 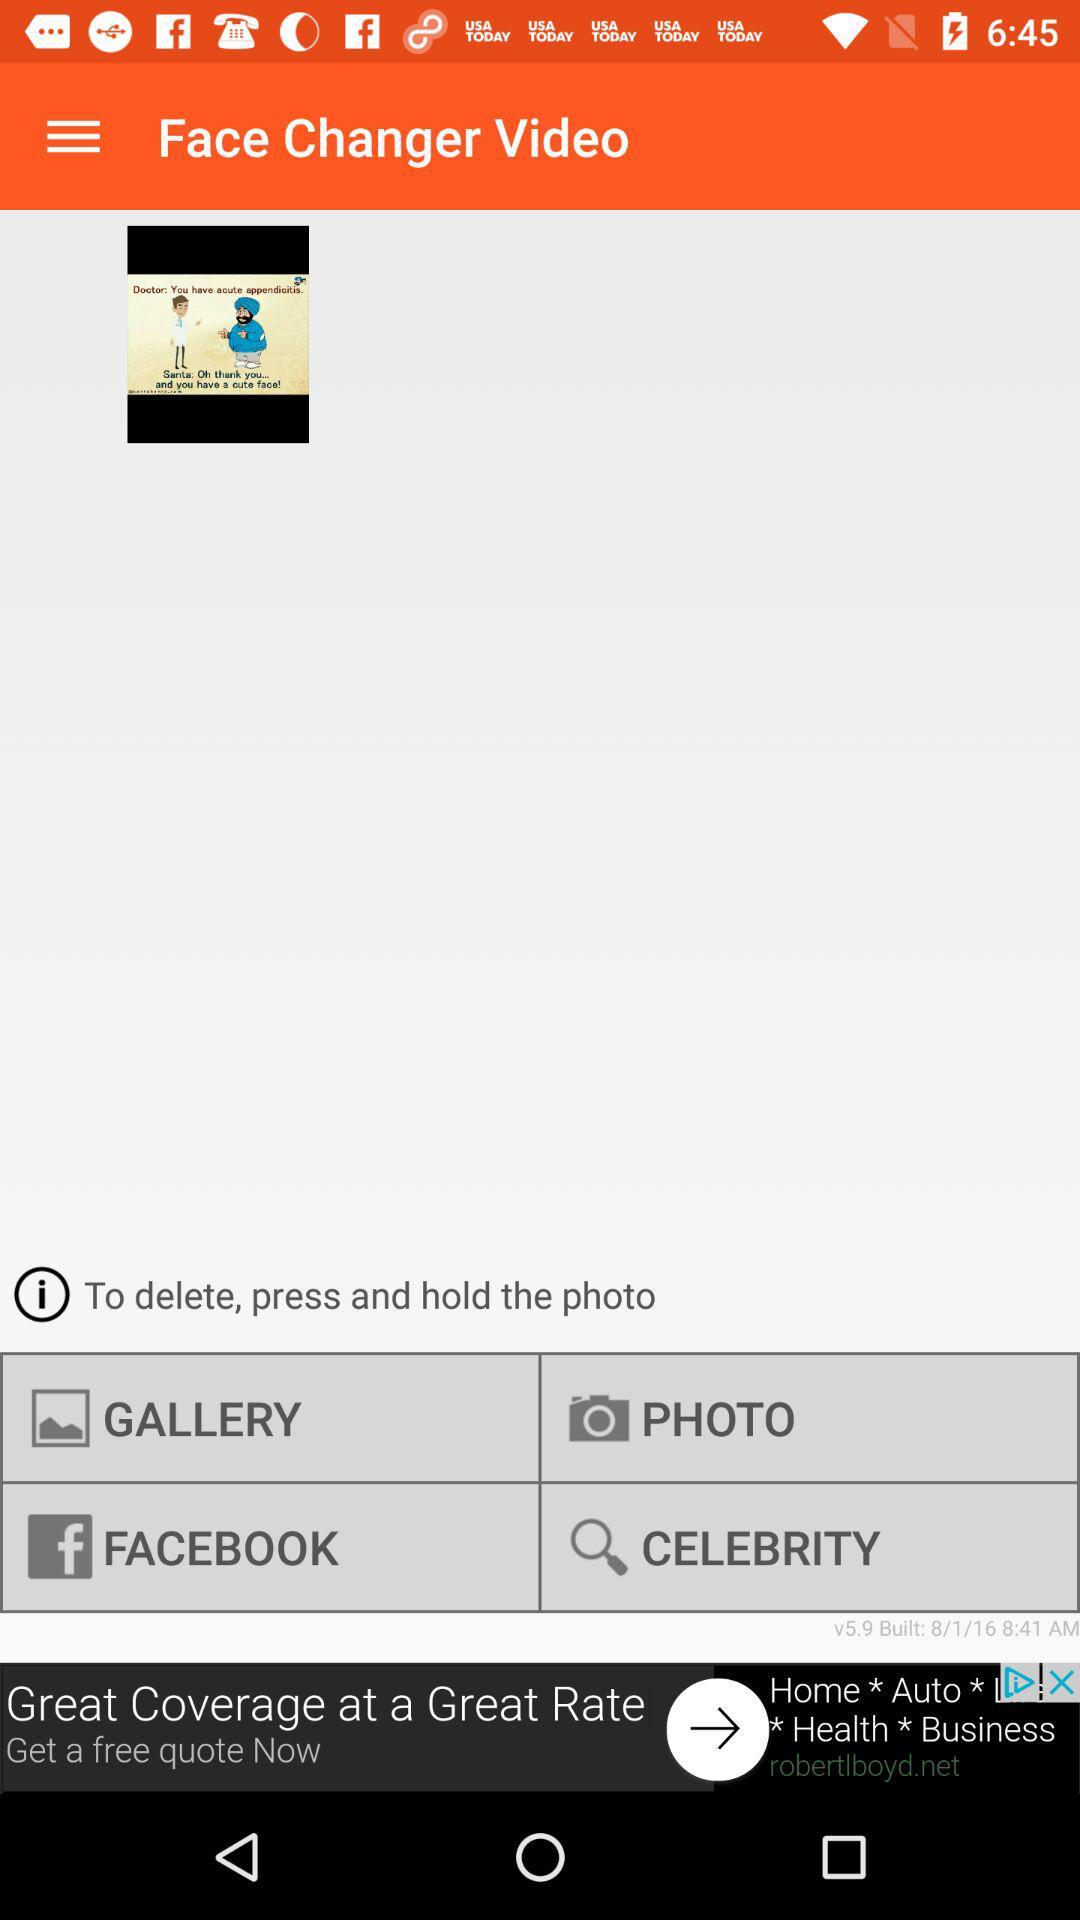 I want to click on the item to the left of the face changer video app, so click(x=72, y=135).